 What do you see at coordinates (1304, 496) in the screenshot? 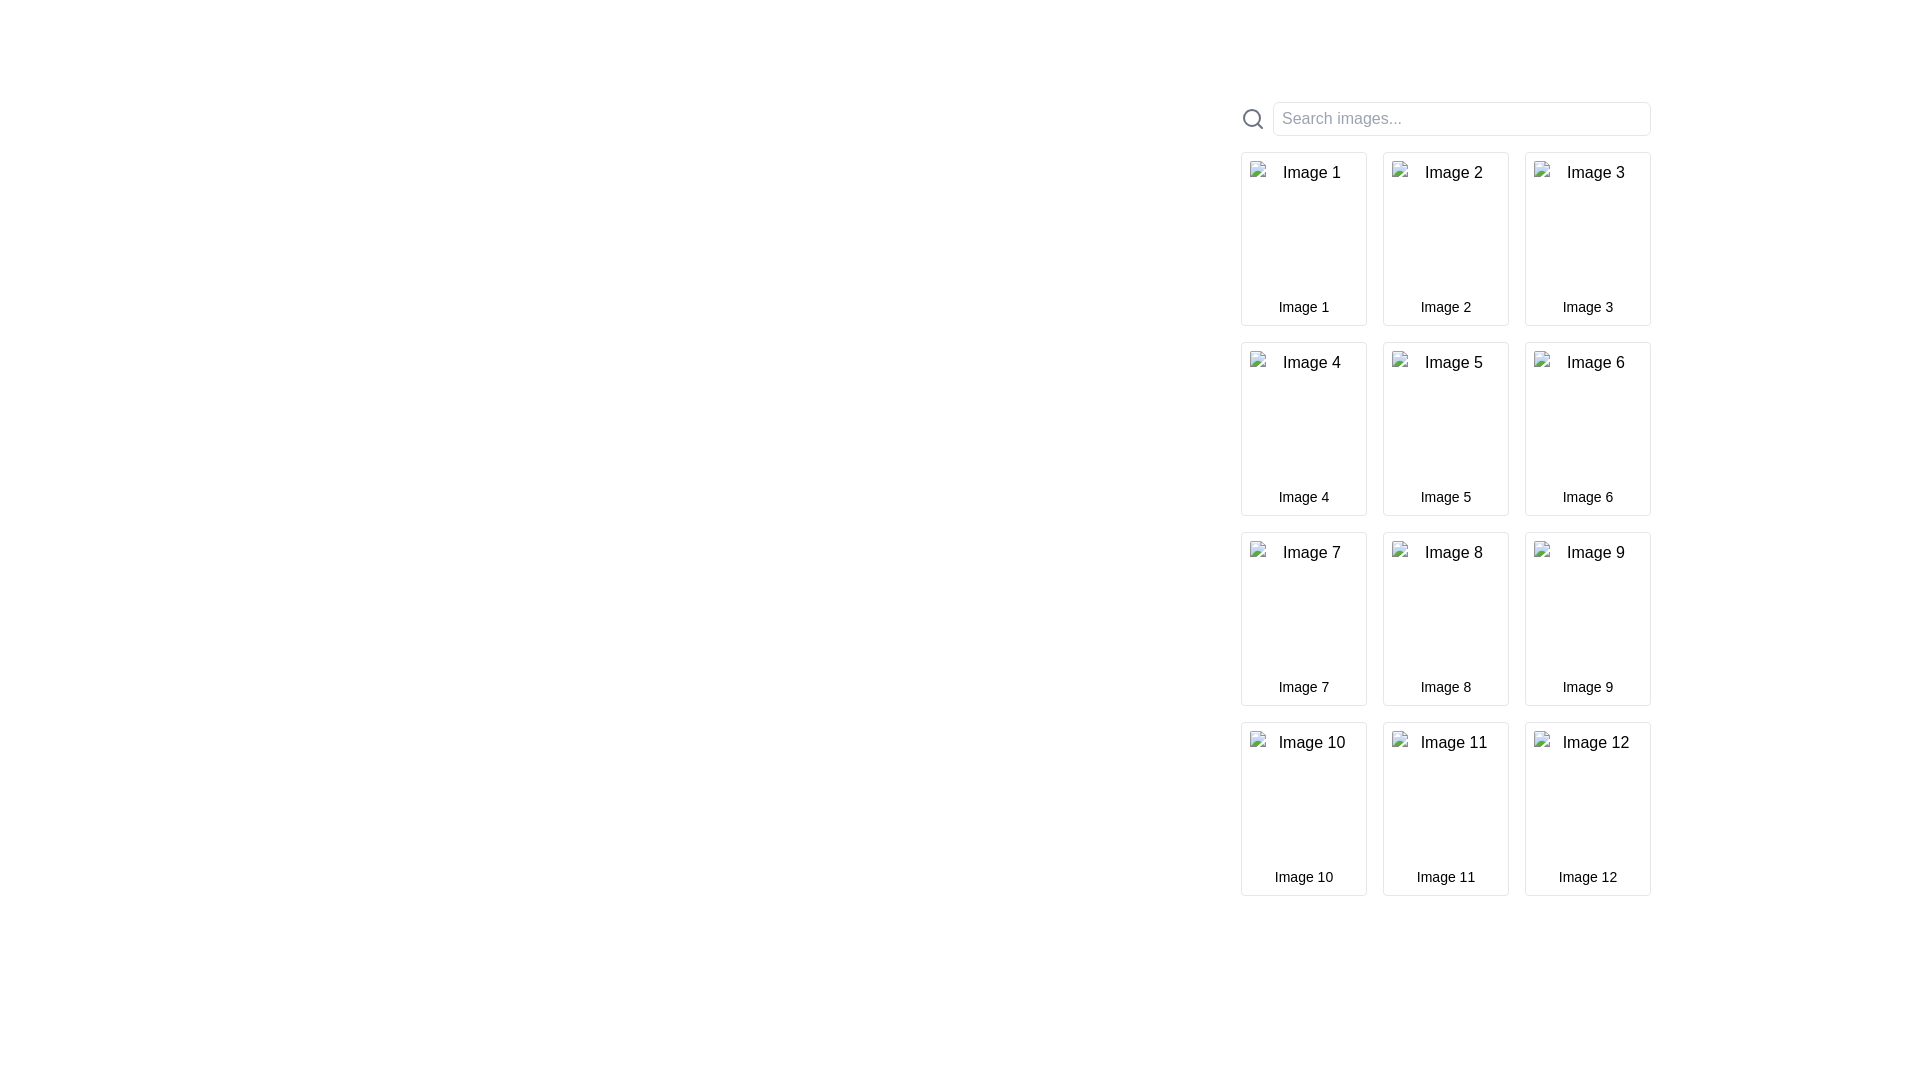
I see `the text label positioned below the fourth image in the second row of the grid layout, which provides identification or details about the image` at bounding box center [1304, 496].